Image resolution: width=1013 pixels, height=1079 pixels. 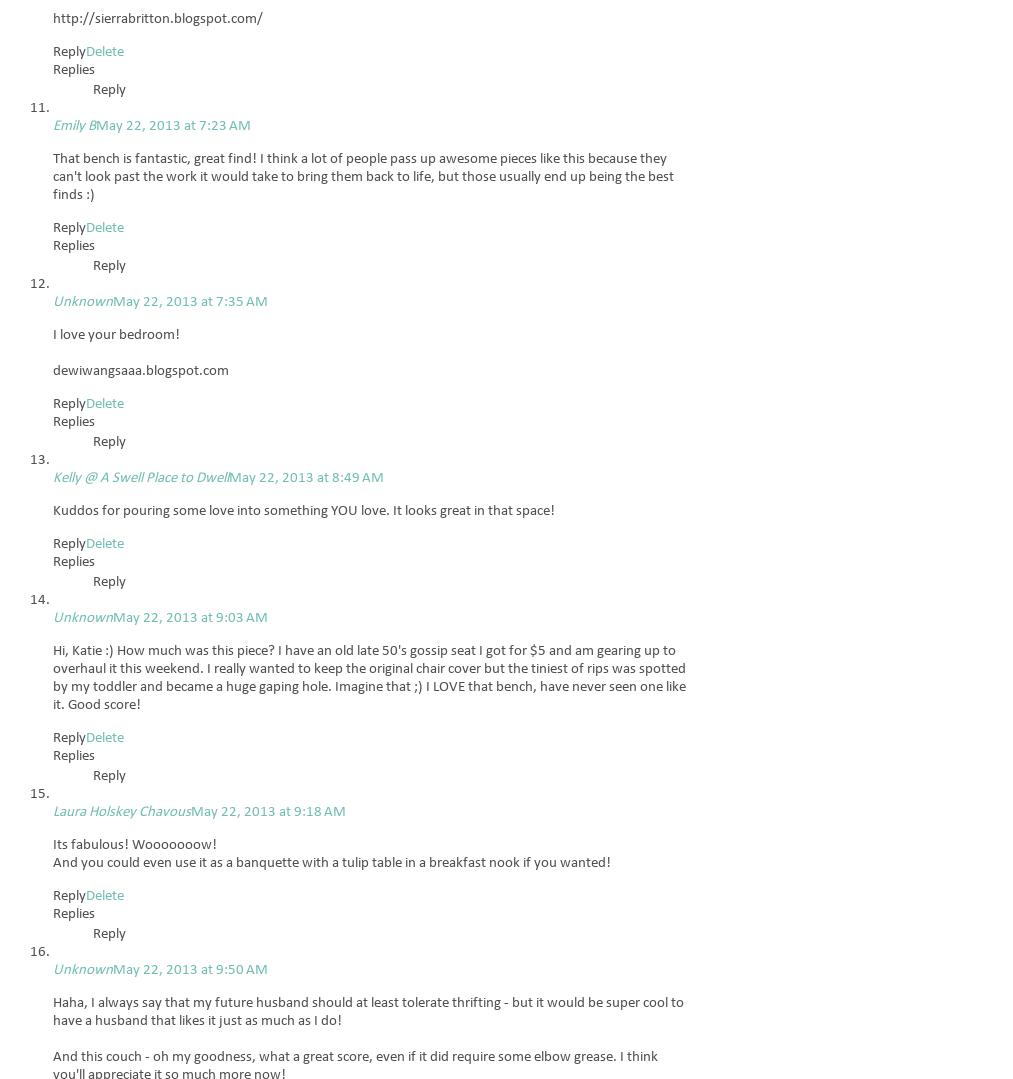 What do you see at coordinates (368, 1012) in the screenshot?
I see `'Haha, I always say that my future husband should at least tolerate thrifting - but it would be super cool to have a husband that likes it just as much as I do!'` at bounding box center [368, 1012].